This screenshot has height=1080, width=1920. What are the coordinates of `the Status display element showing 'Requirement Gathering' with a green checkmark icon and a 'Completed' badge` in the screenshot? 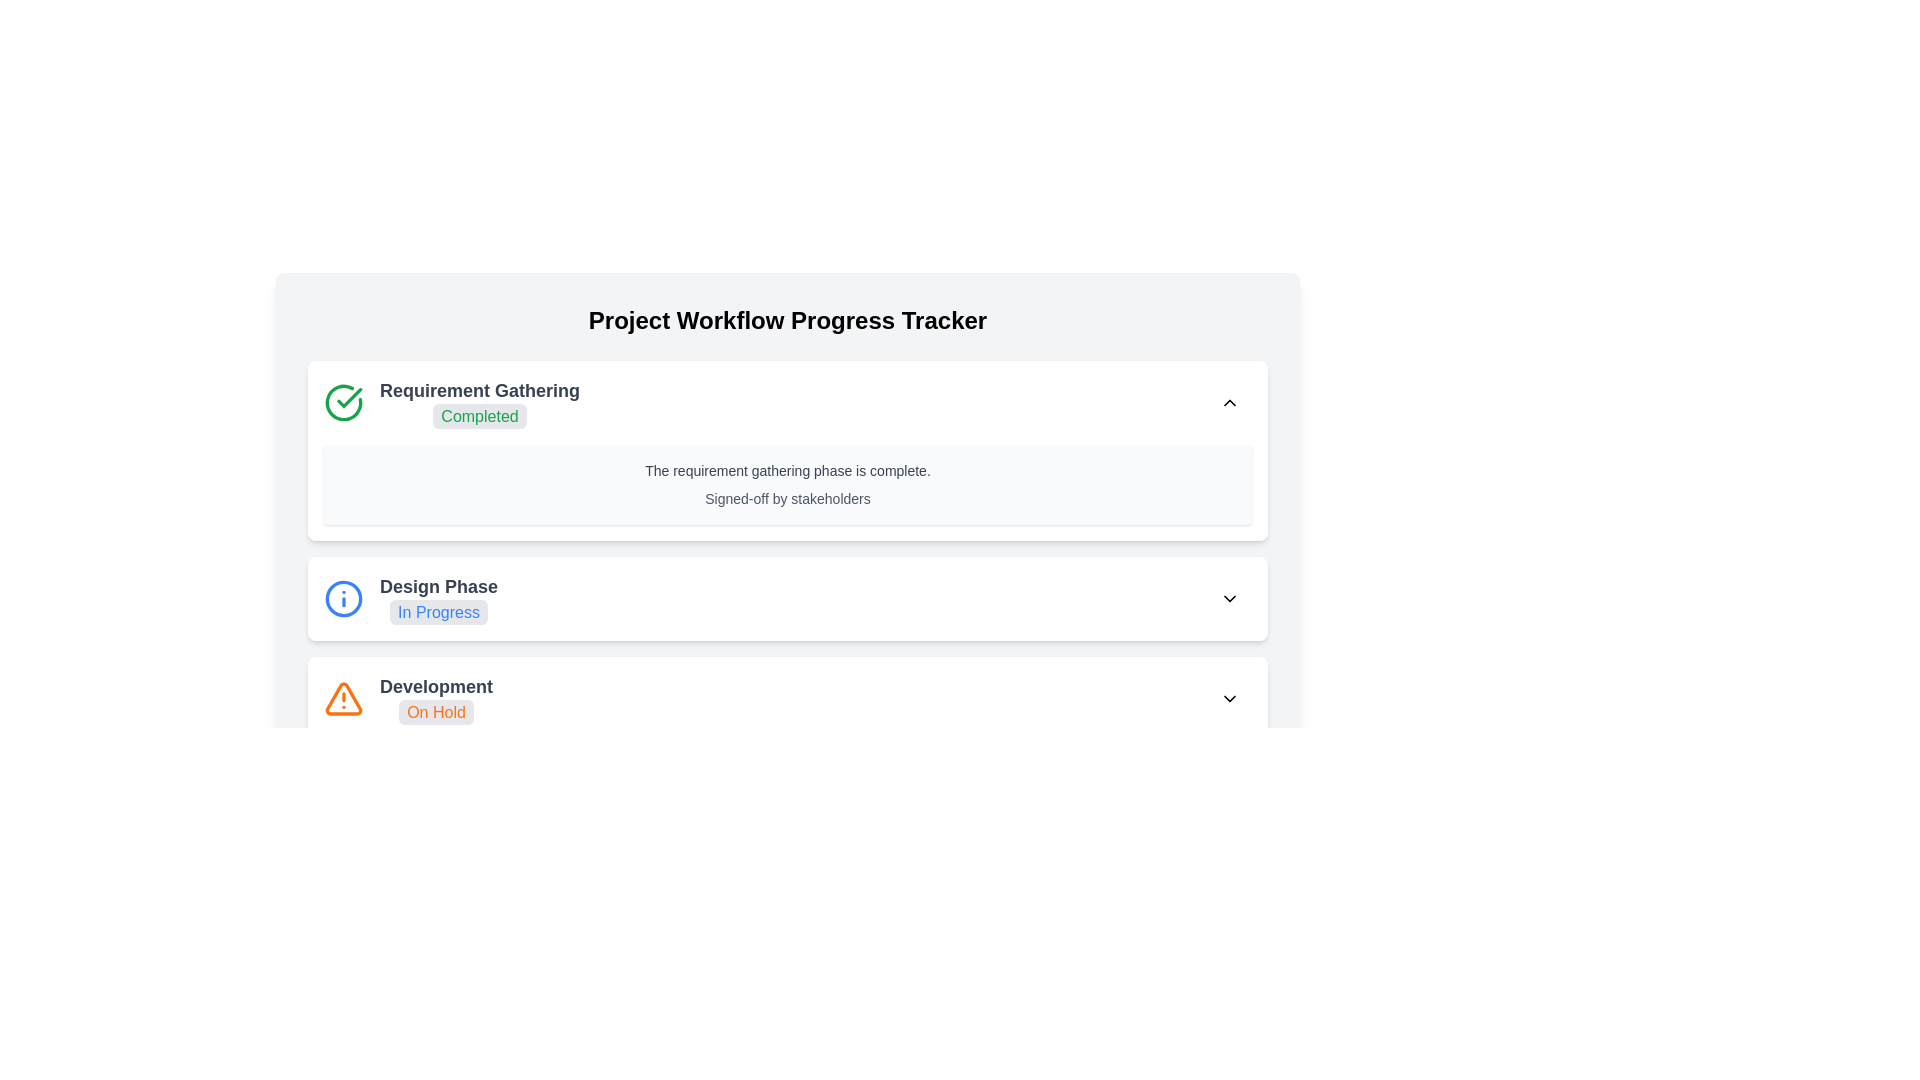 It's located at (450, 402).